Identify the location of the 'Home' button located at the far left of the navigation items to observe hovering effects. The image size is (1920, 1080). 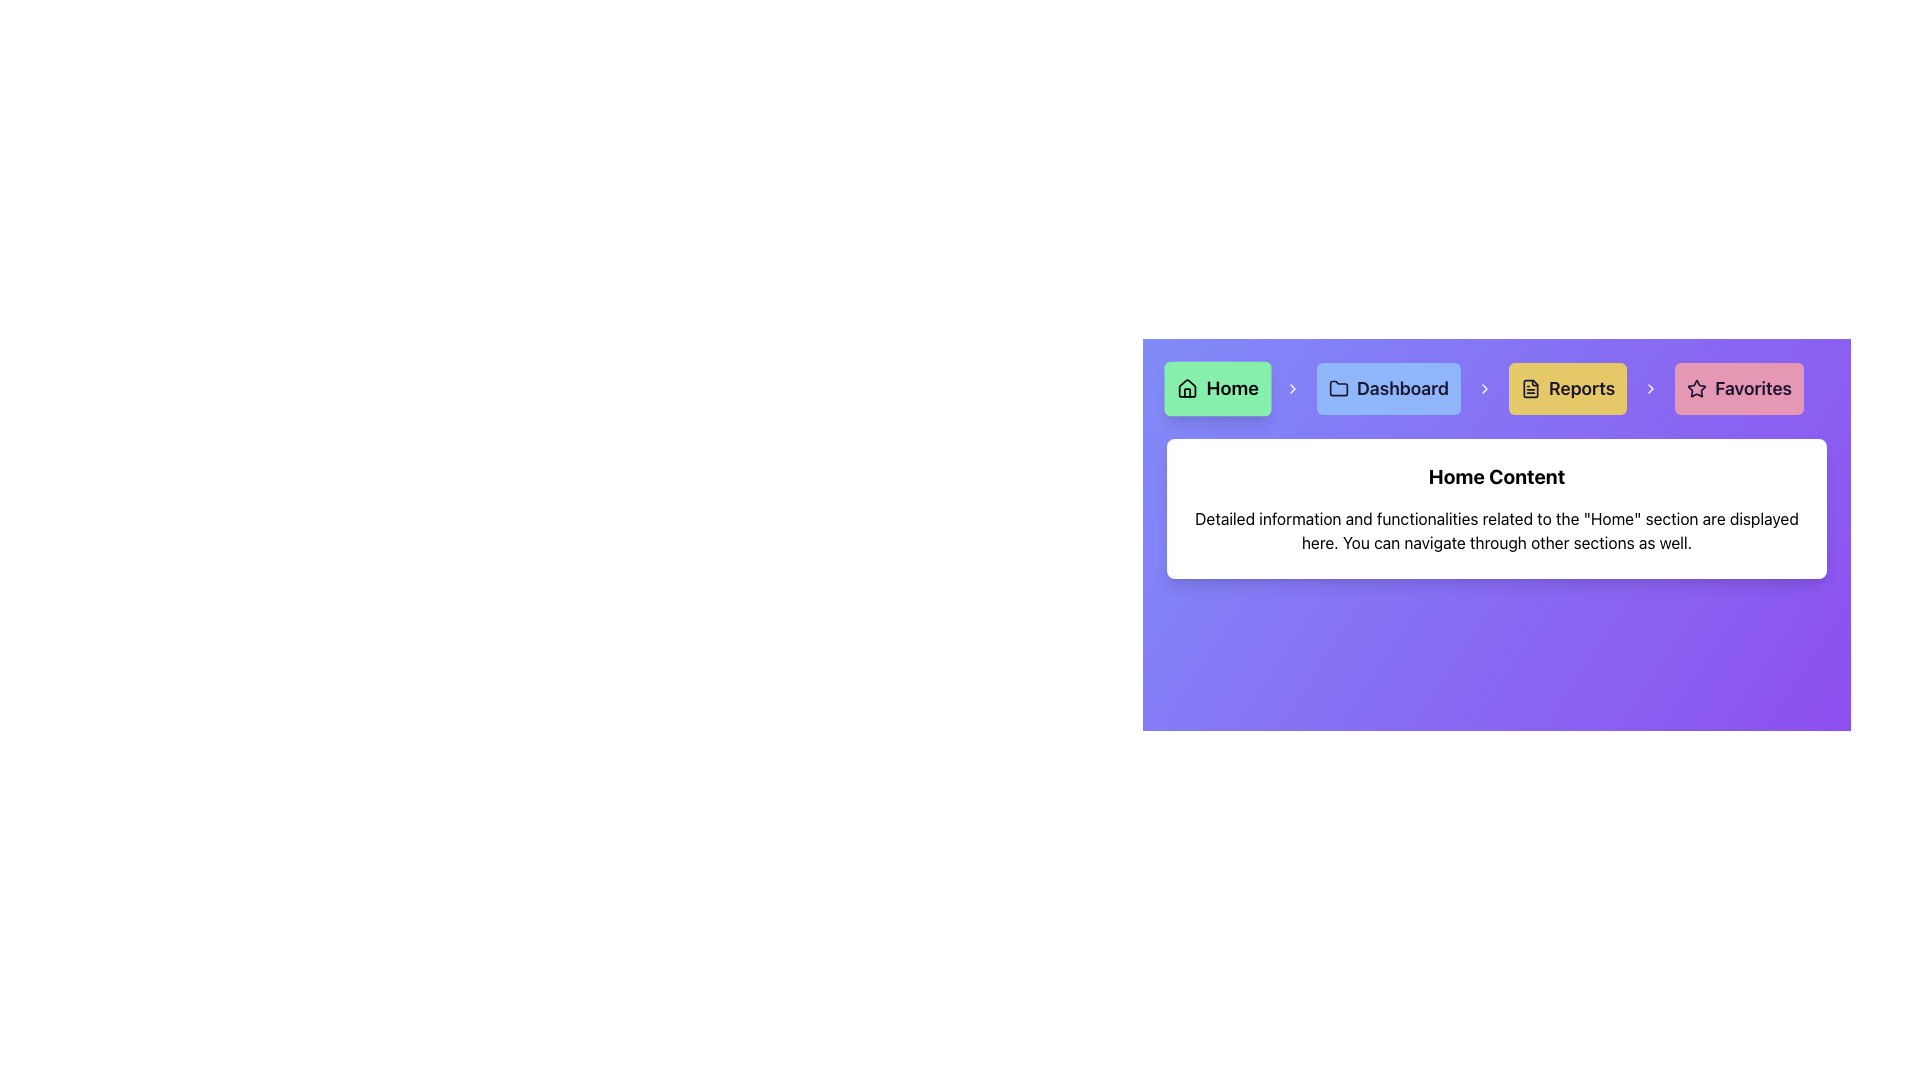
(1217, 389).